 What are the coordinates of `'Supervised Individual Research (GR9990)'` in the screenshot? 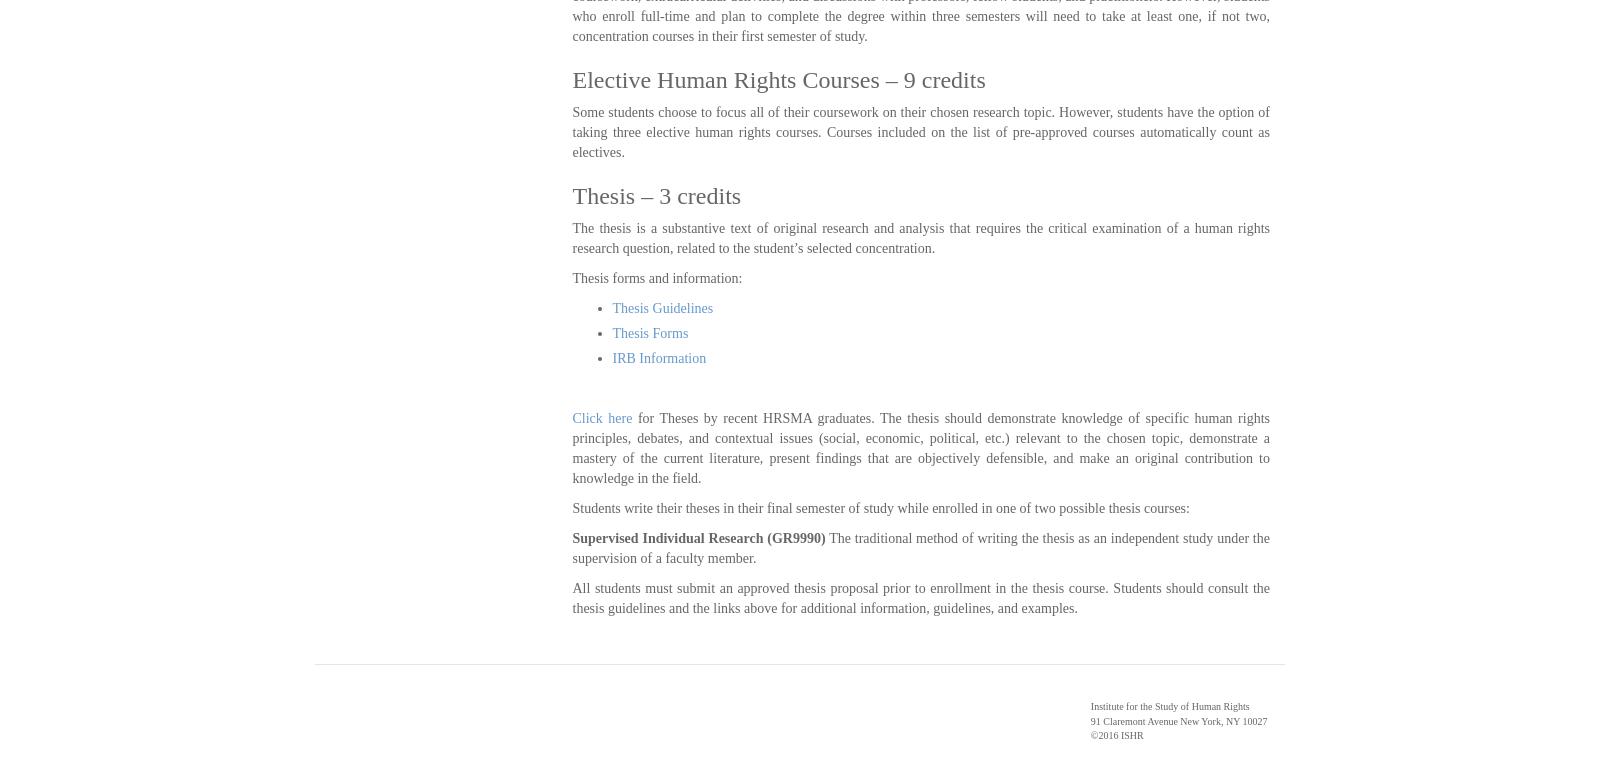 It's located at (698, 538).